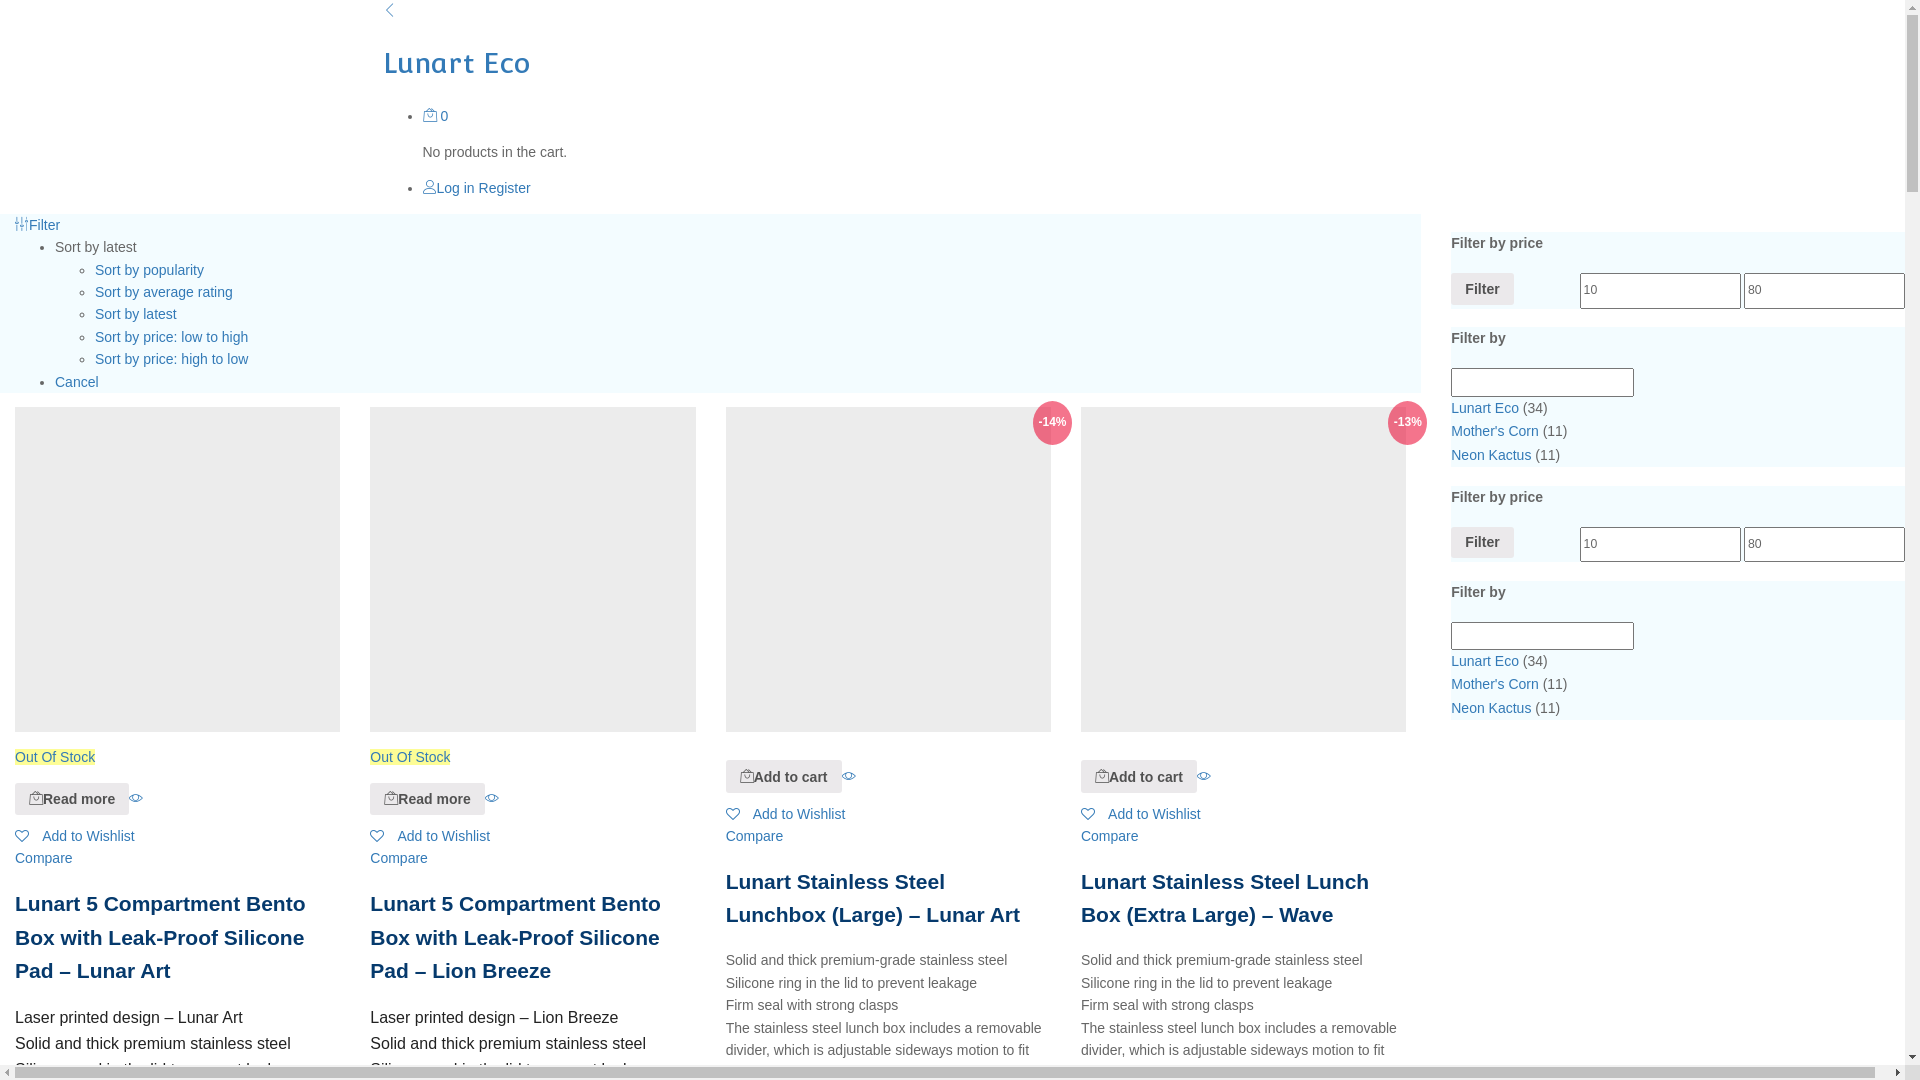  I want to click on 'Sort by average rating', so click(163, 292).